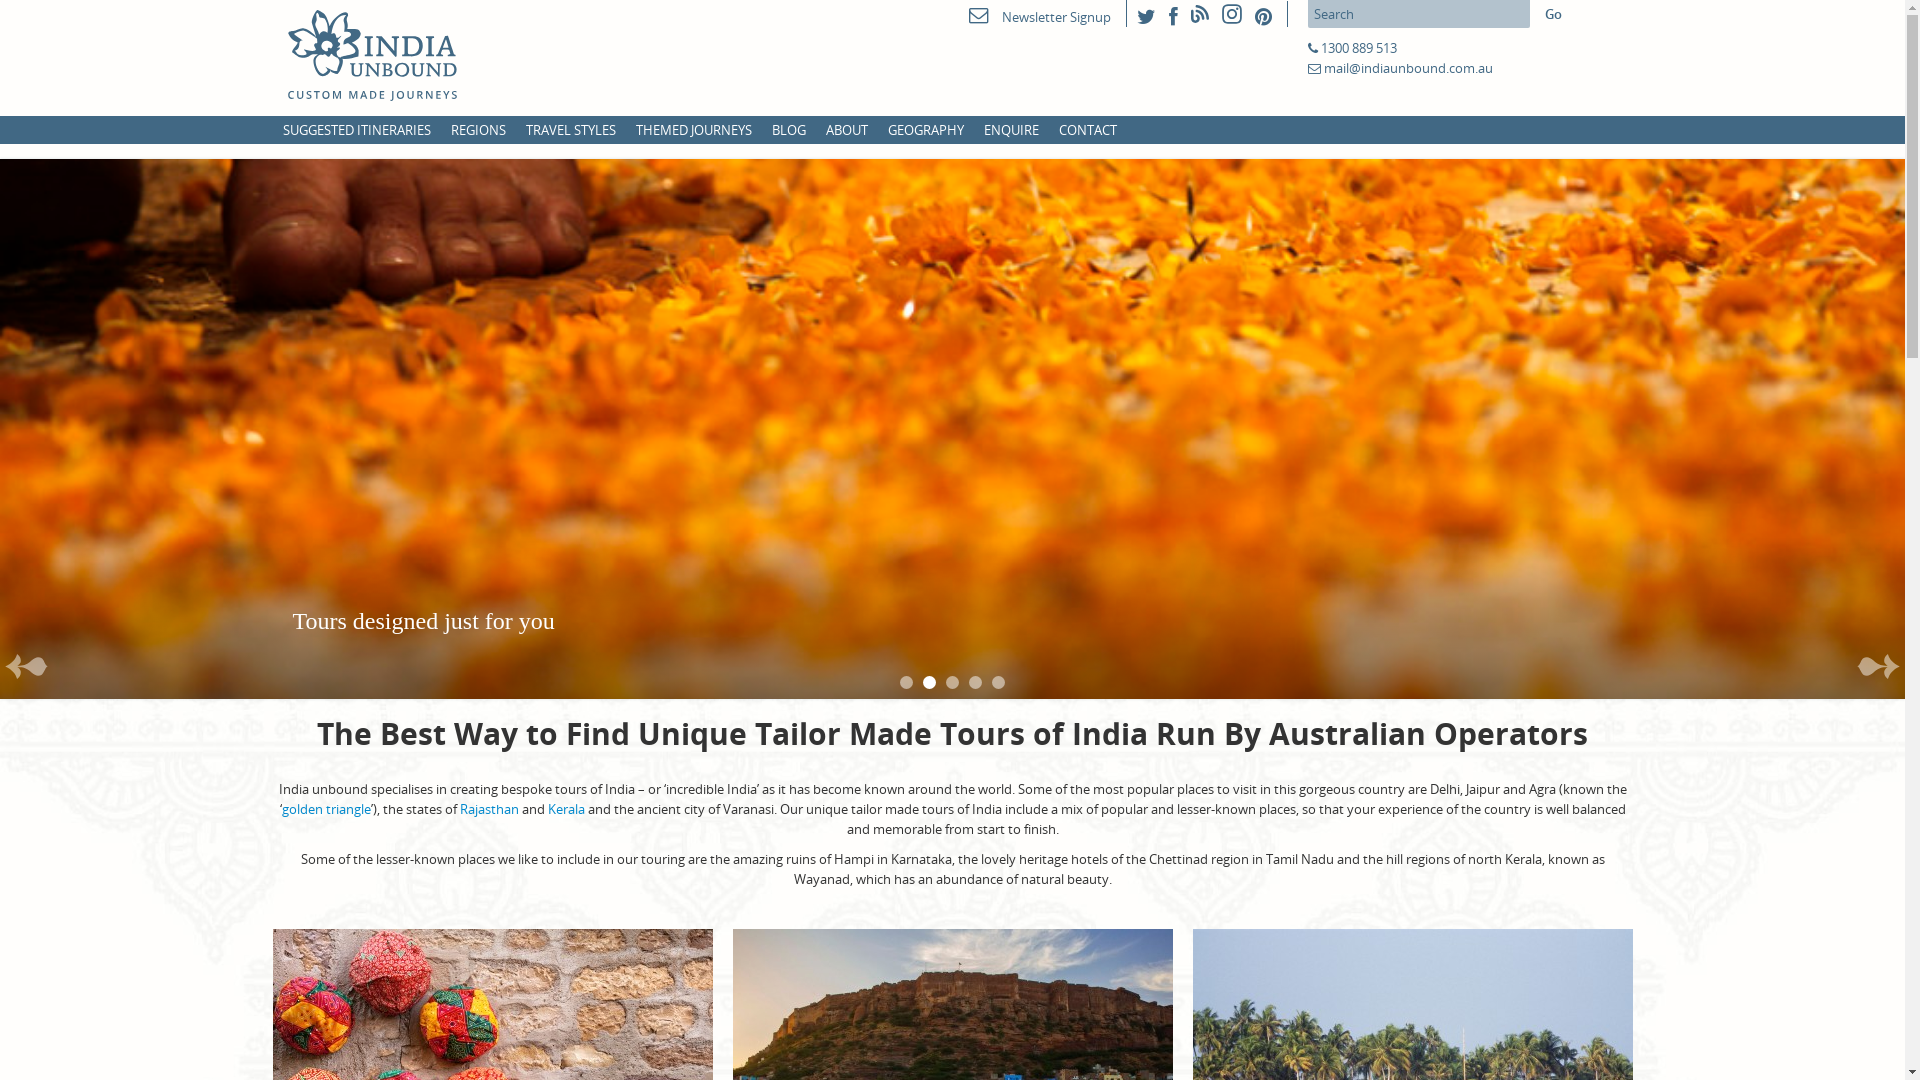 Image resolution: width=1920 pixels, height=1080 pixels. Describe the element at coordinates (565, 808) in the screenshot. I see `'Kerala'` at that location.